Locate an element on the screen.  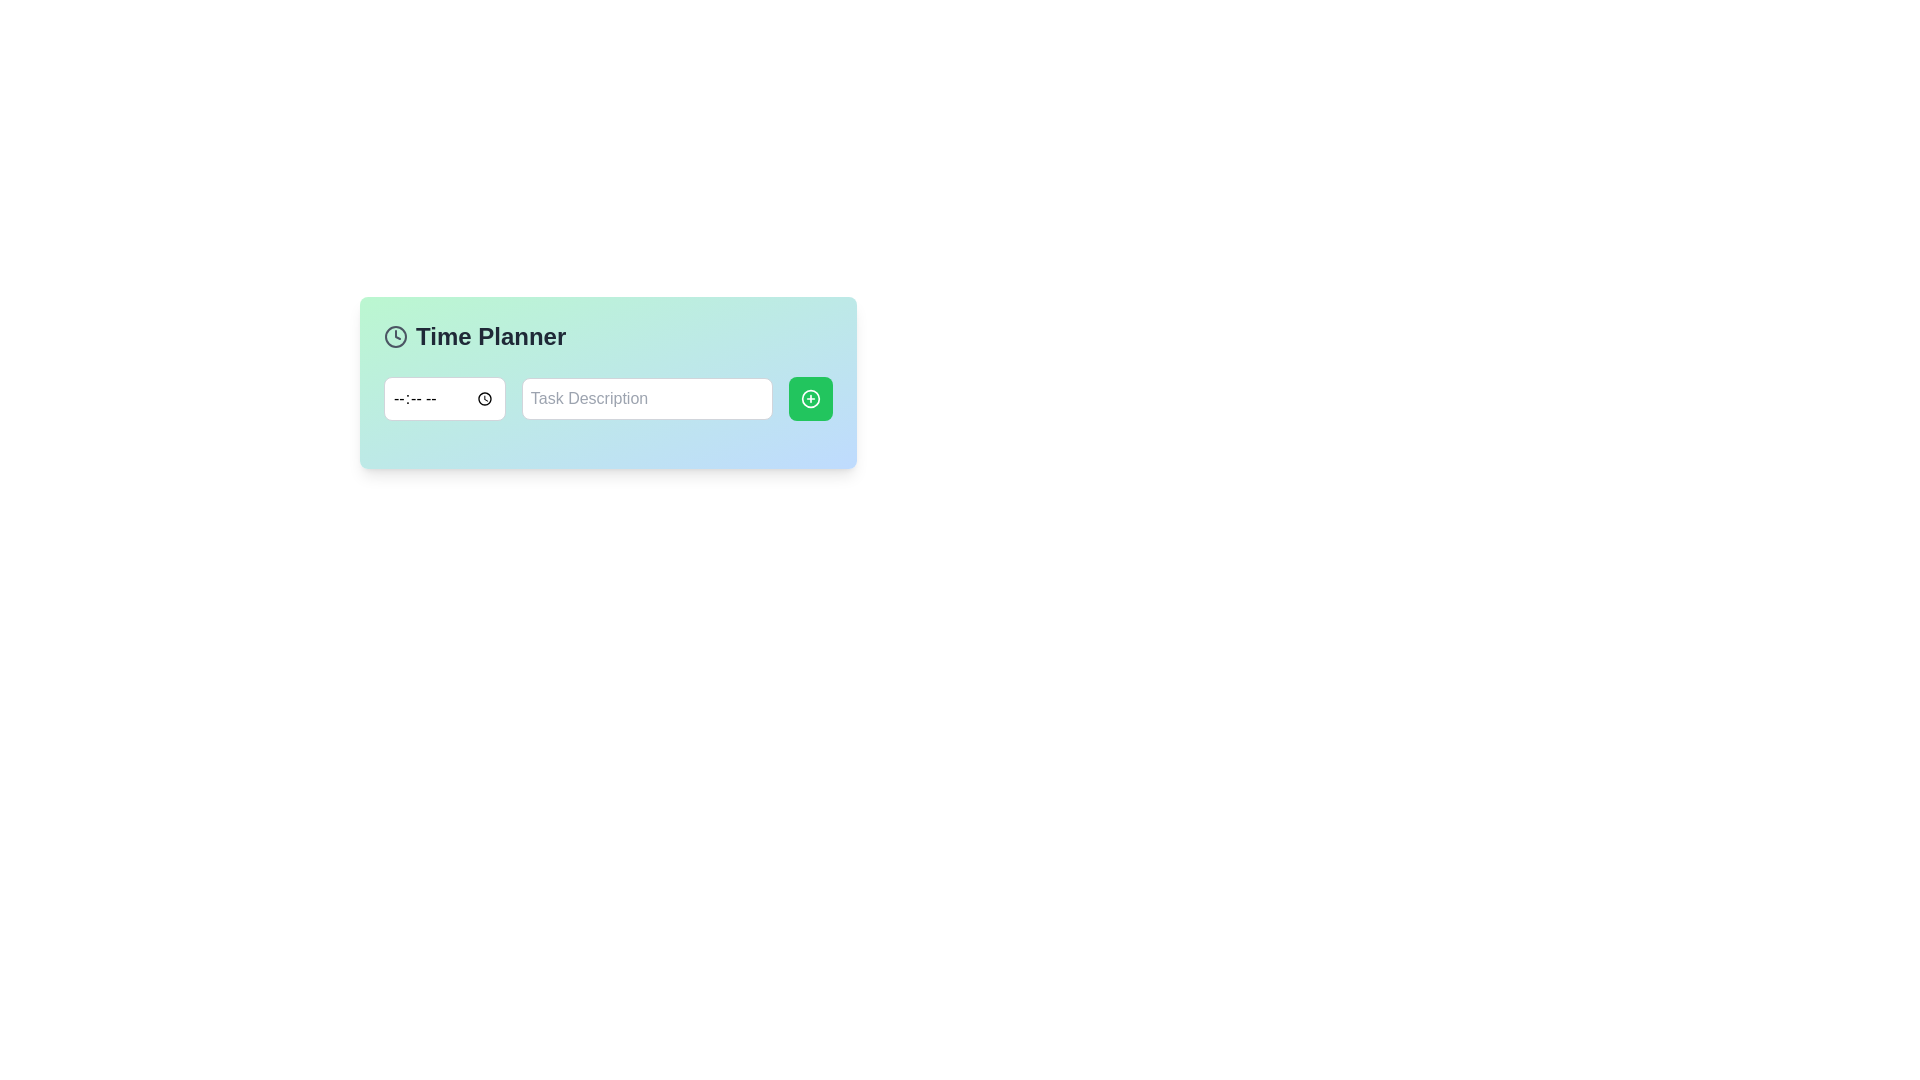
the green 'Add' button with a white circular plus icon located at the rightmost side of the component arrangement is located at coordinates (811, 398).